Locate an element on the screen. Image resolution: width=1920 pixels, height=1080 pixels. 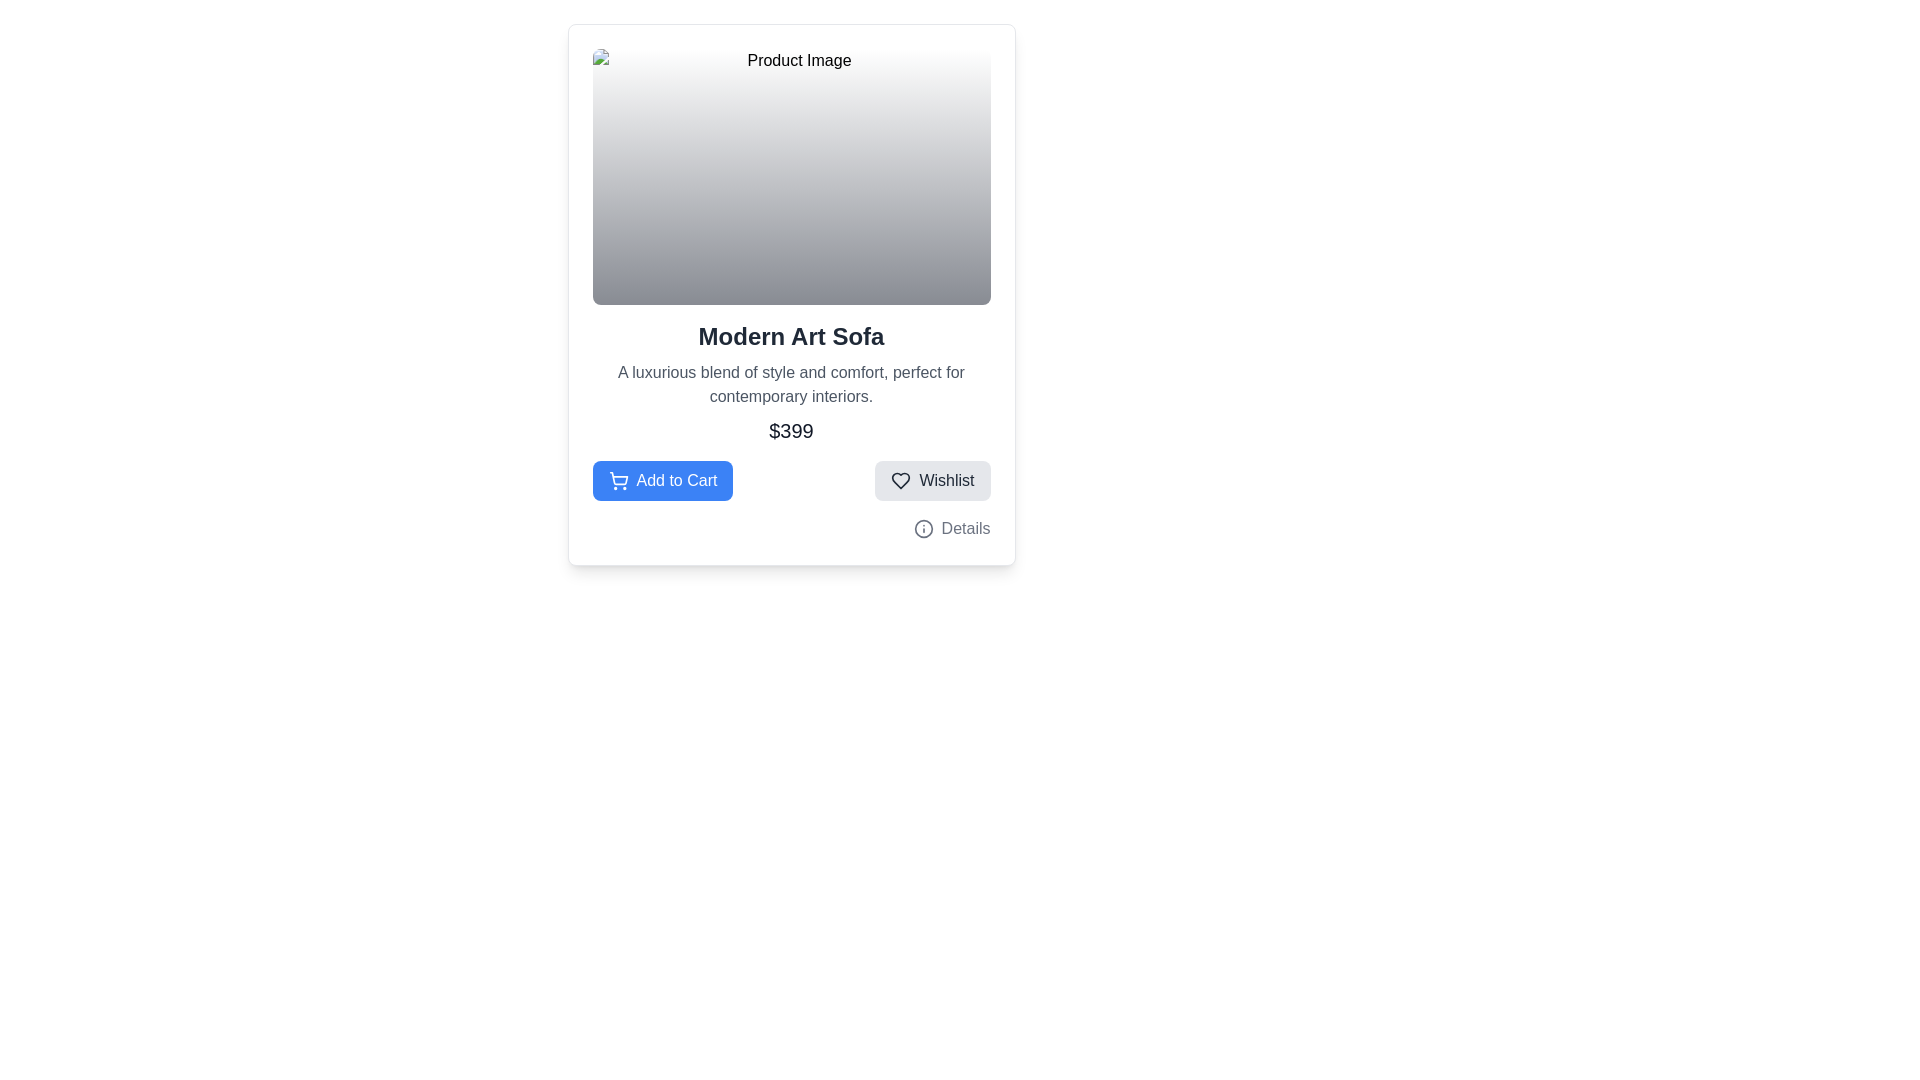
the clickable text with an icon located in the lower-right section of the product card, which allows users is located at coordinates (951, 527).